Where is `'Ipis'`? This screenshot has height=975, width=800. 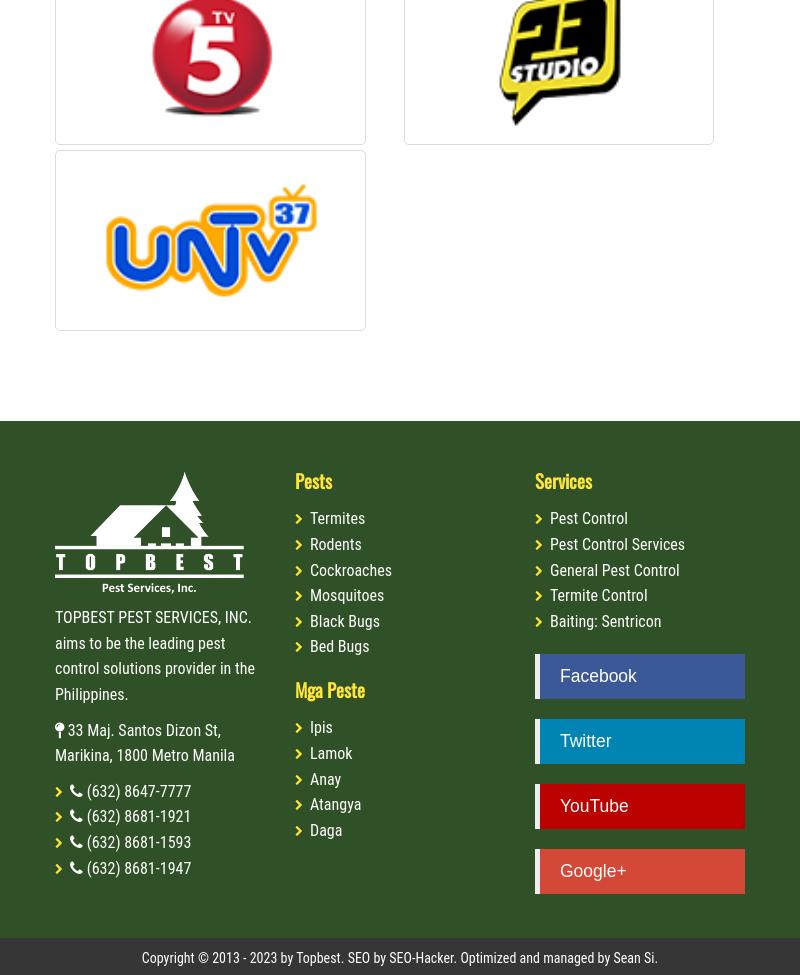 'Ipis' is located at coordinates (319, 726).